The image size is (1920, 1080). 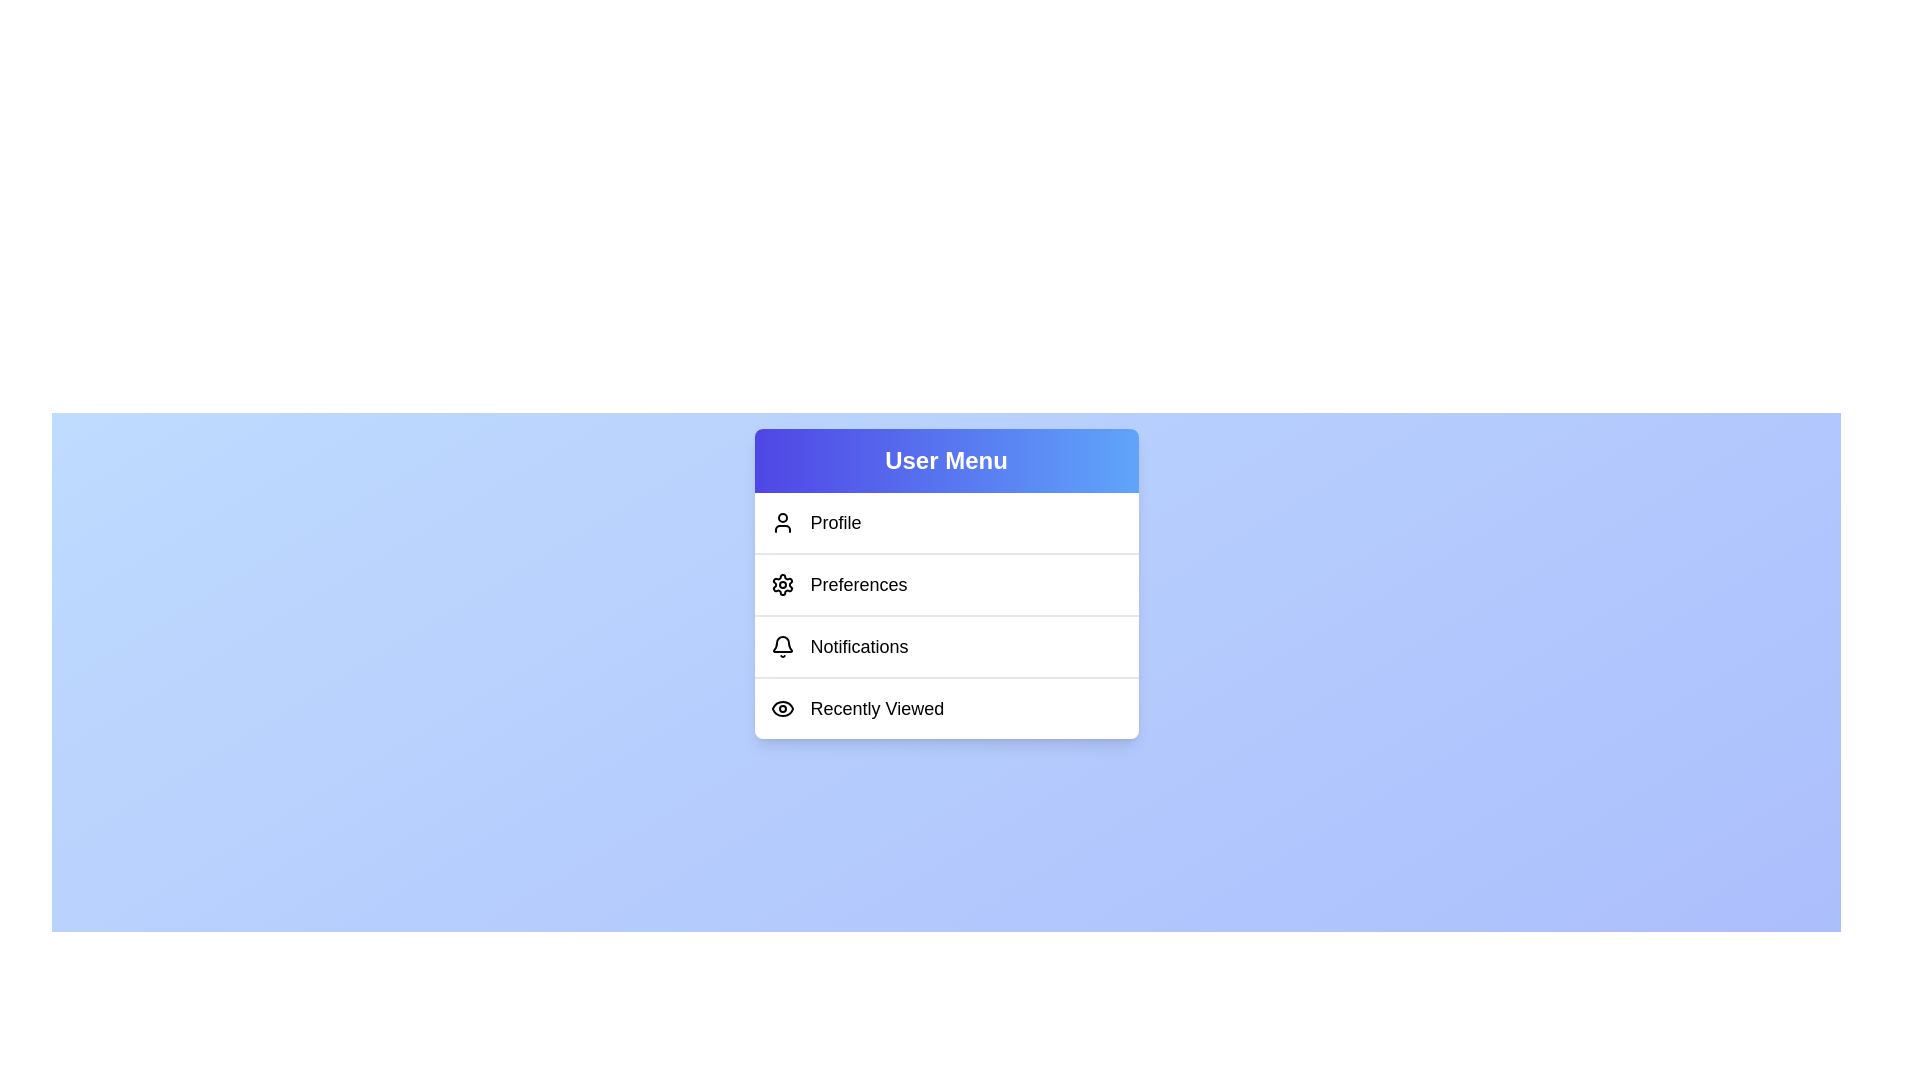 I want to click on the menu item labeled Profile, so click(x=945, y=522).